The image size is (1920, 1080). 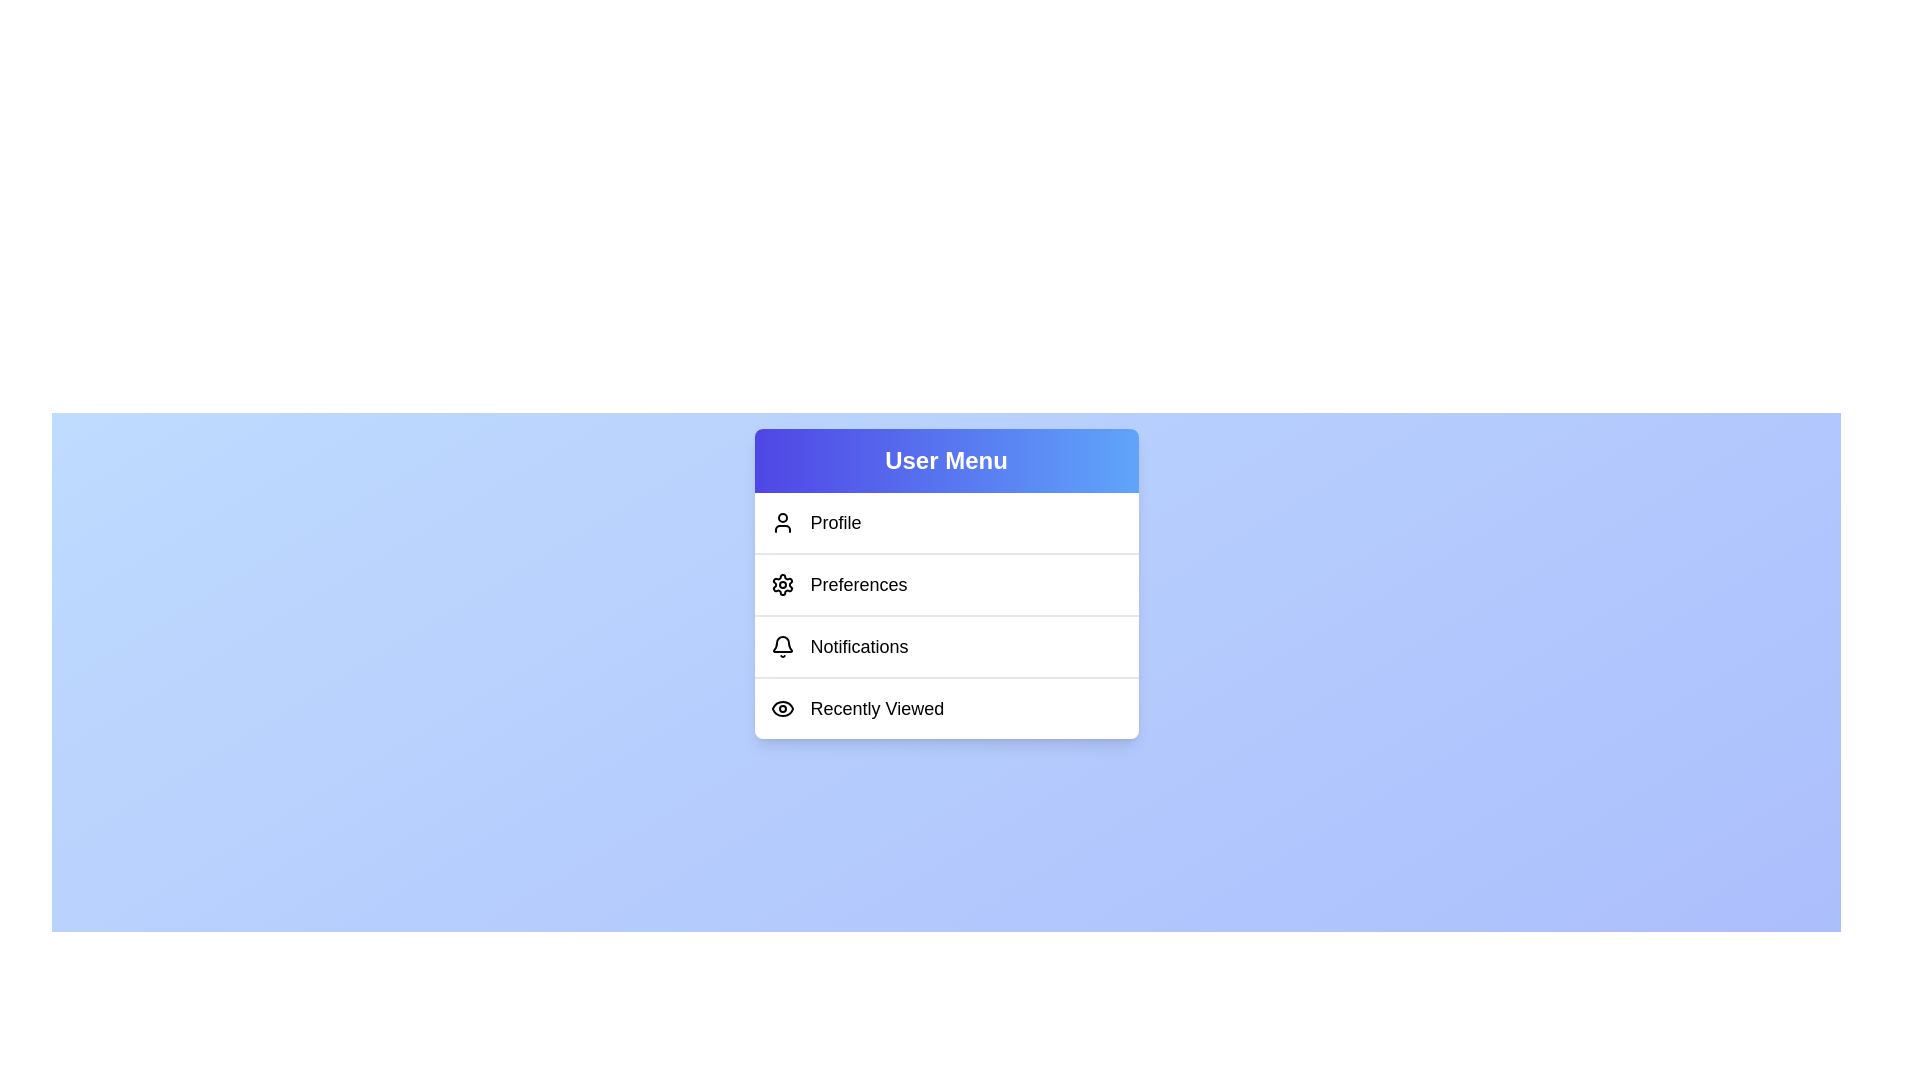 I want to click on the menu item labeled Profile, so click(x=945, y=522).